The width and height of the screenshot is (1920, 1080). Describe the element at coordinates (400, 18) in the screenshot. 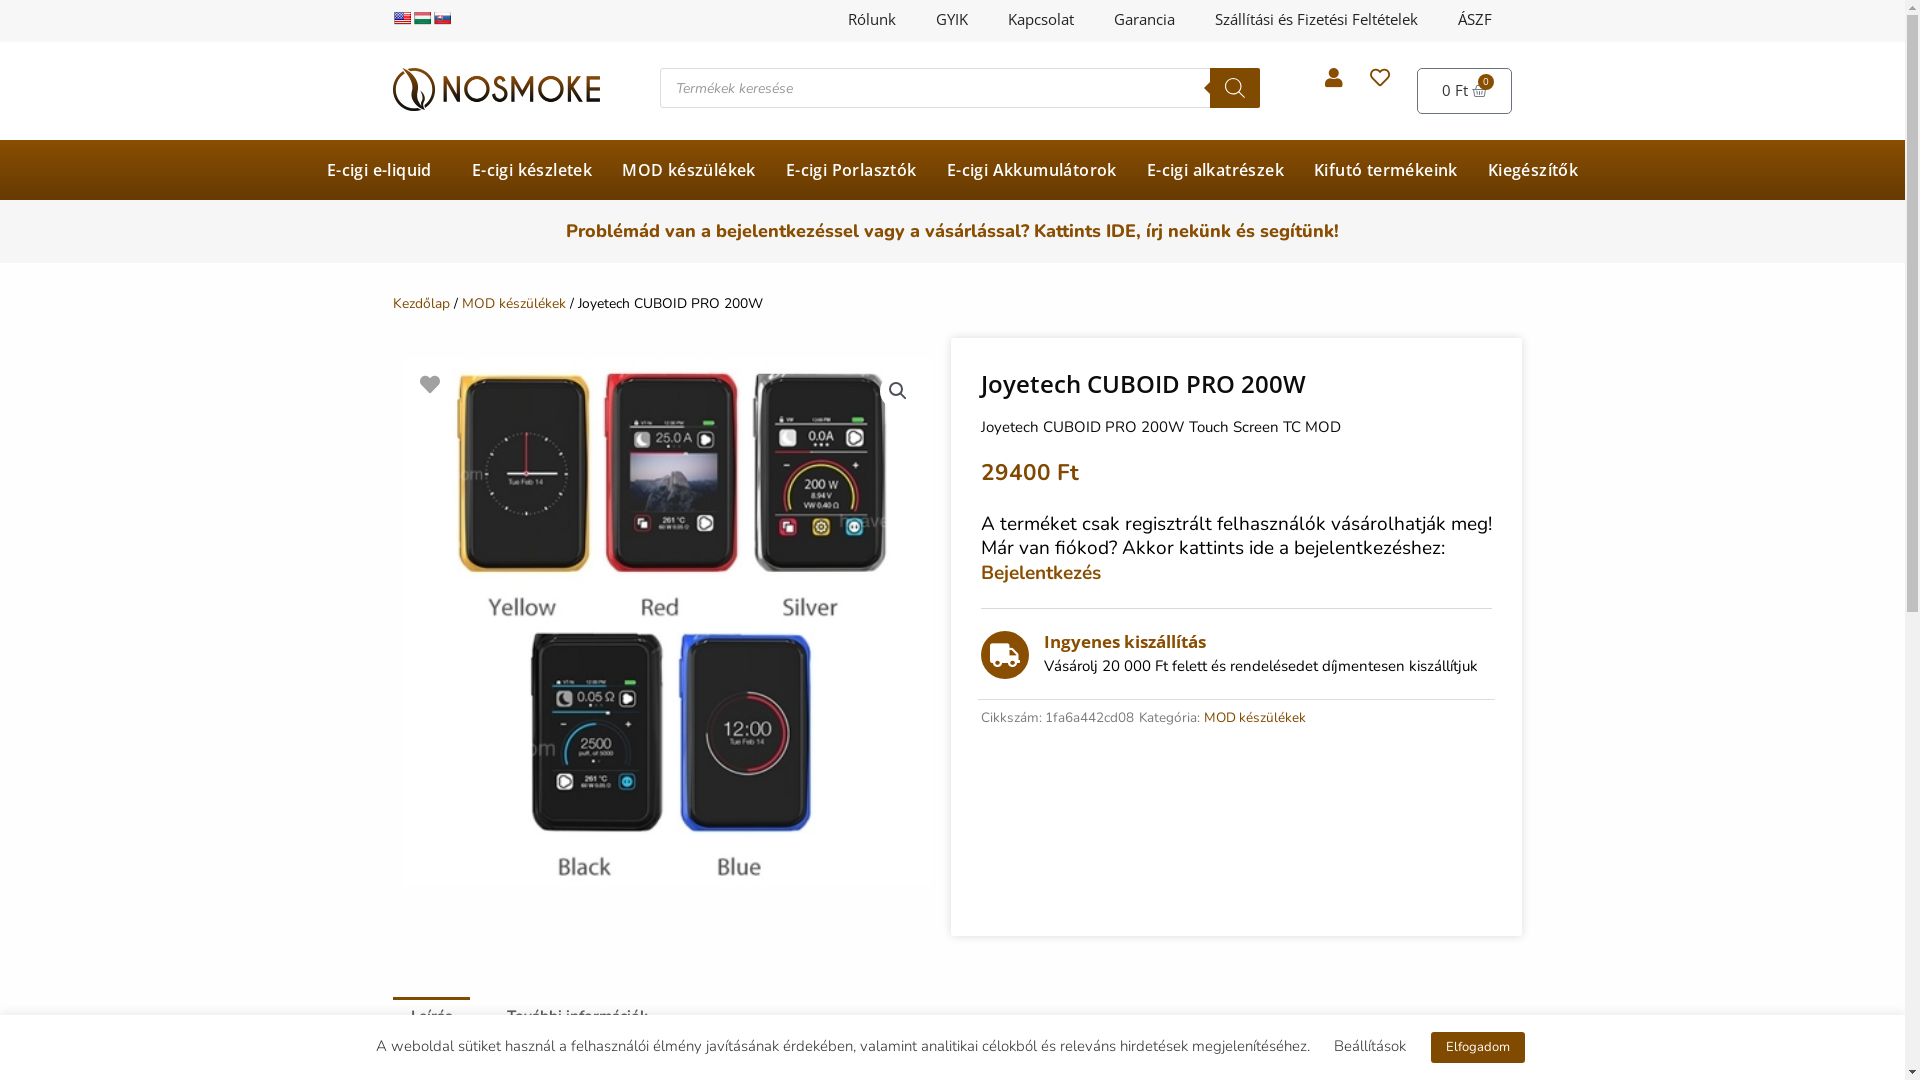

I see `'English'` at that location.